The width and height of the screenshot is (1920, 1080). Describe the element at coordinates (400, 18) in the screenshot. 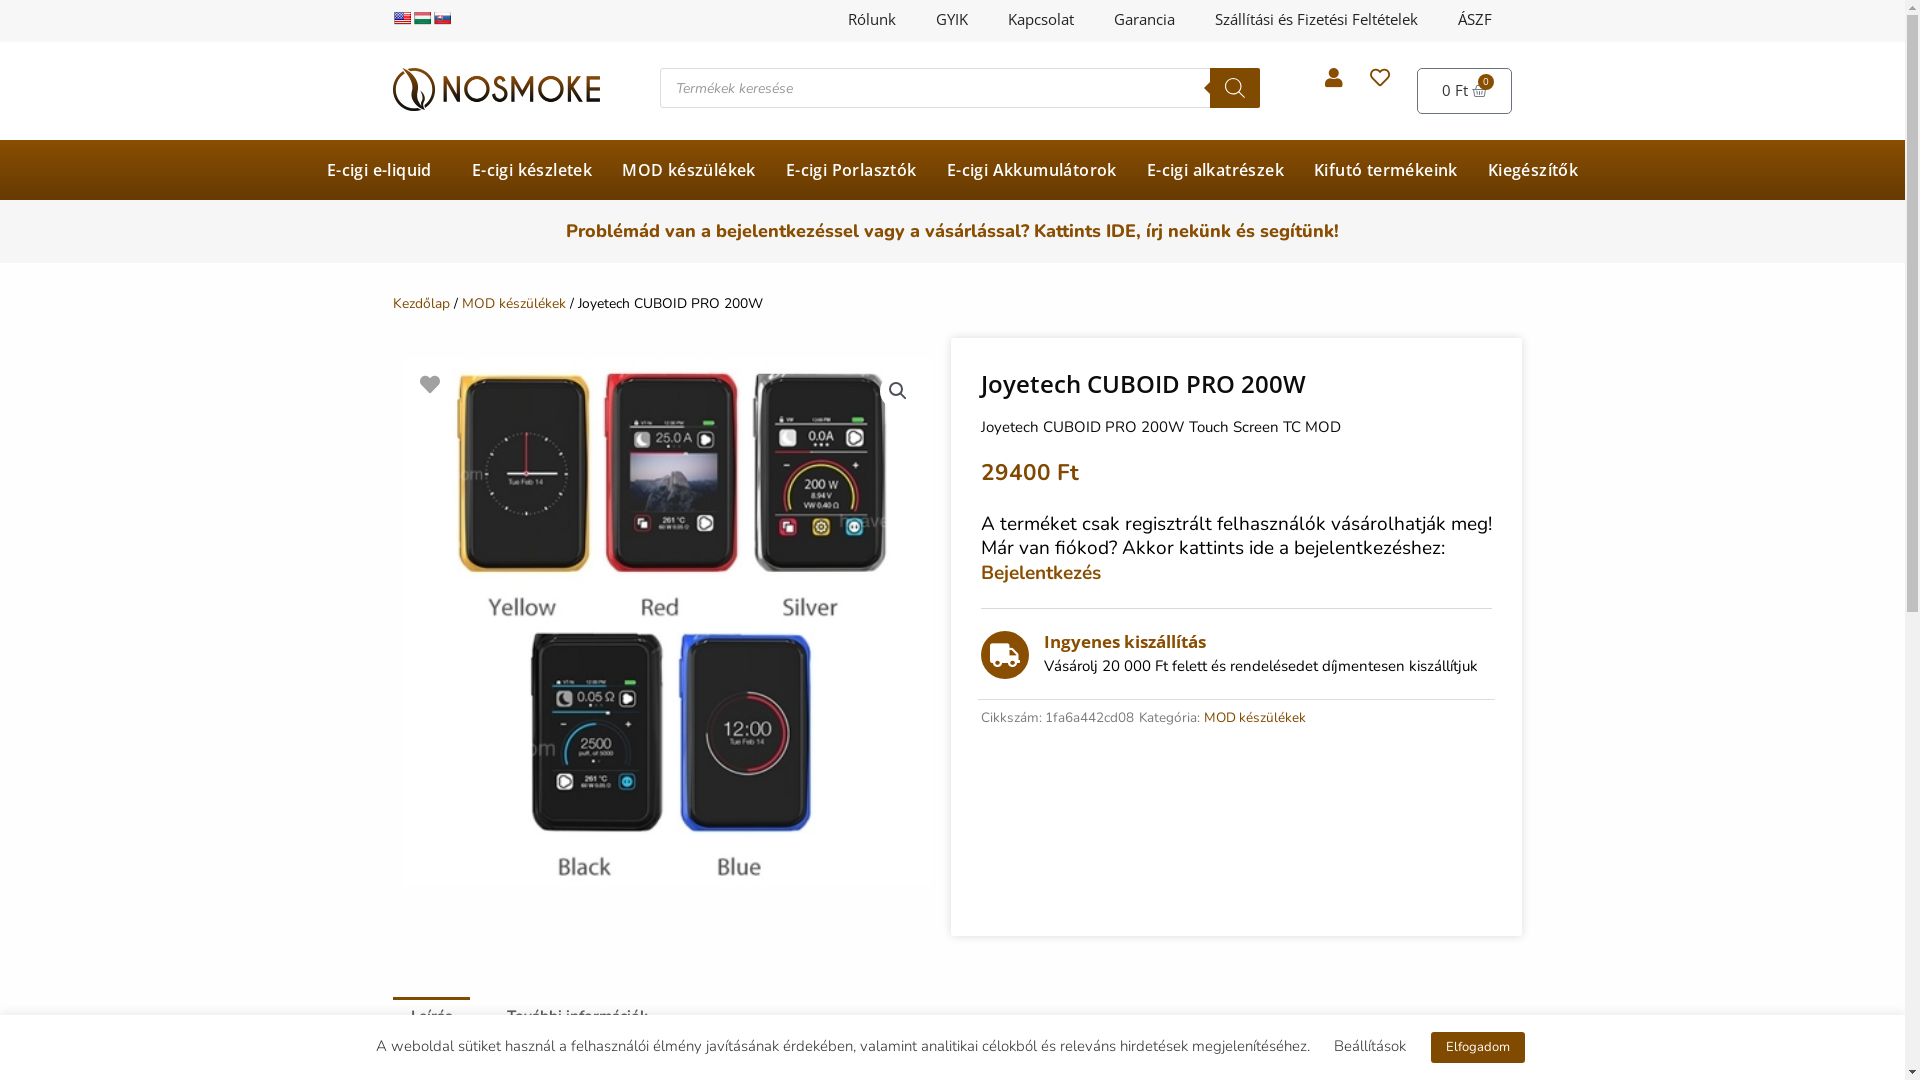

I see `'English'` at that location.